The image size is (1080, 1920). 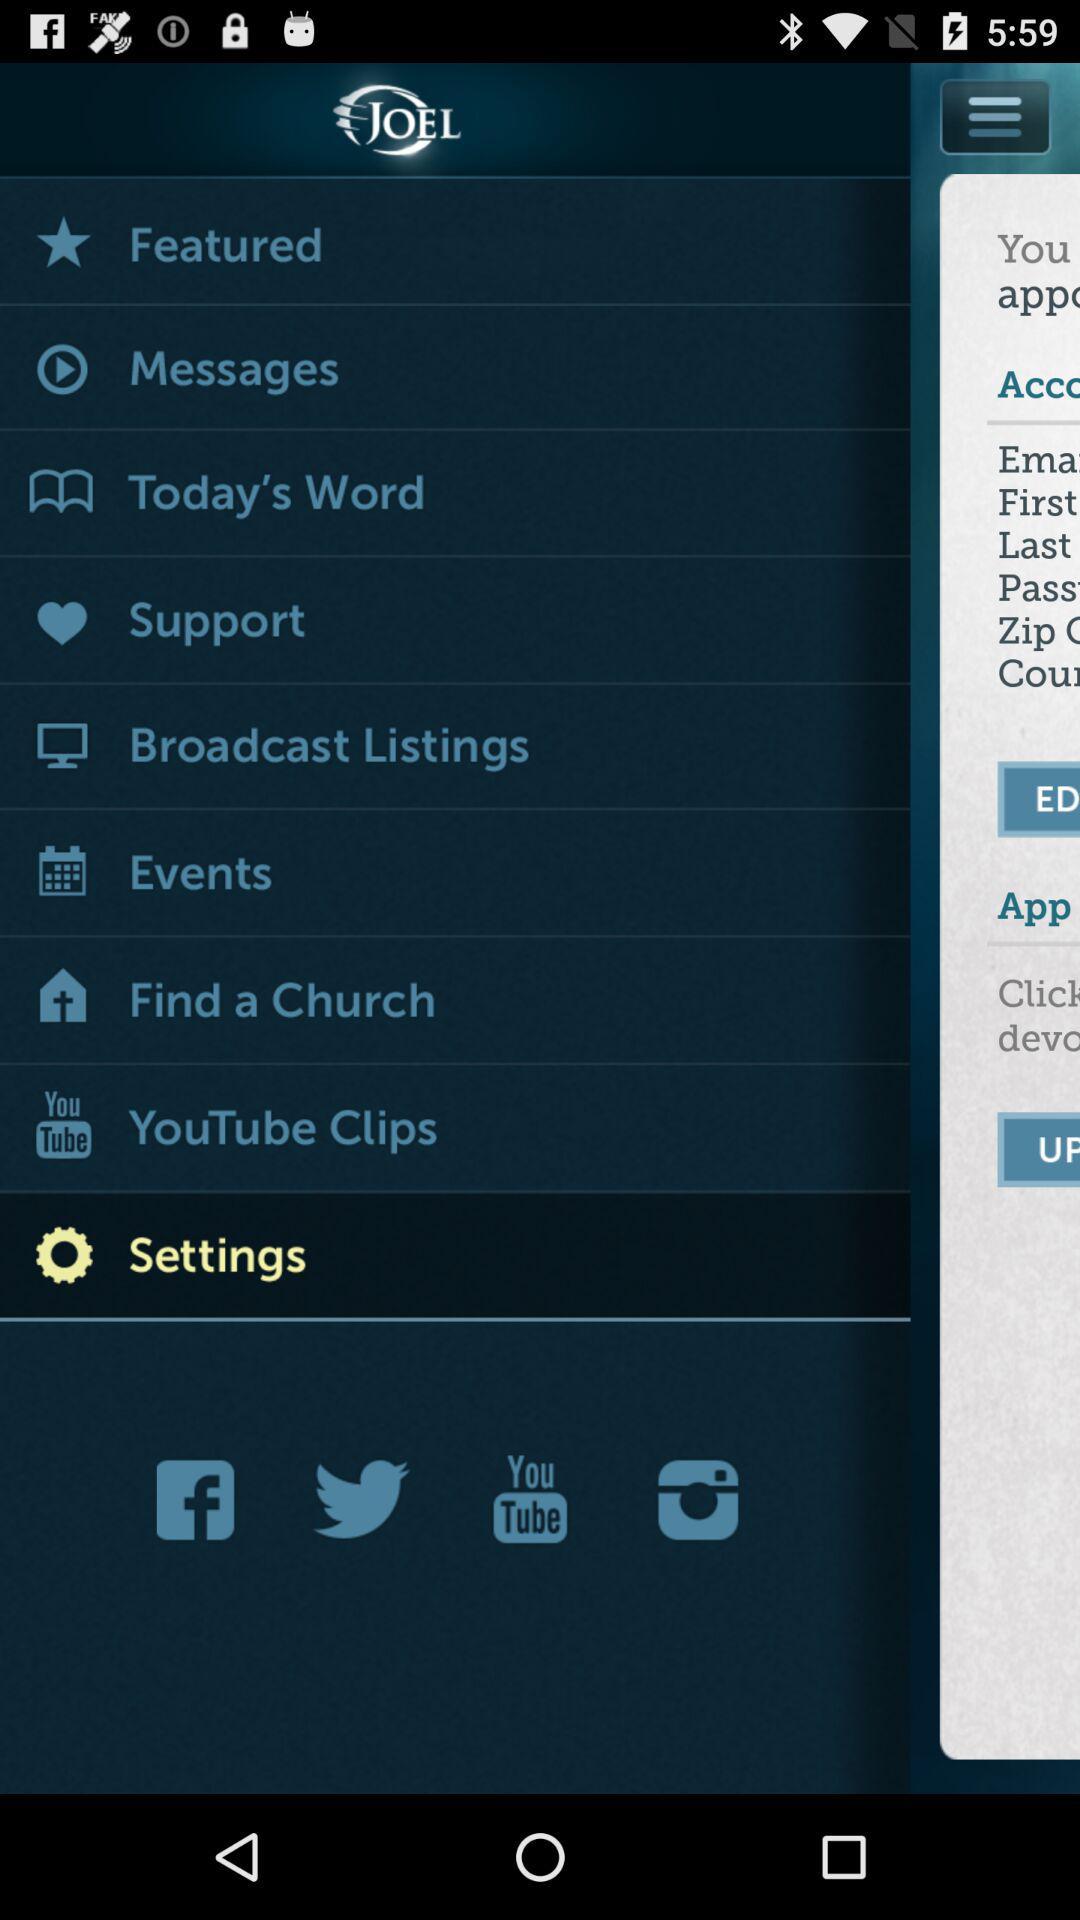 What do you see at coordinates (995, 161) in the screenshot?
I see `menu options list` at bounding box center [995, 161].